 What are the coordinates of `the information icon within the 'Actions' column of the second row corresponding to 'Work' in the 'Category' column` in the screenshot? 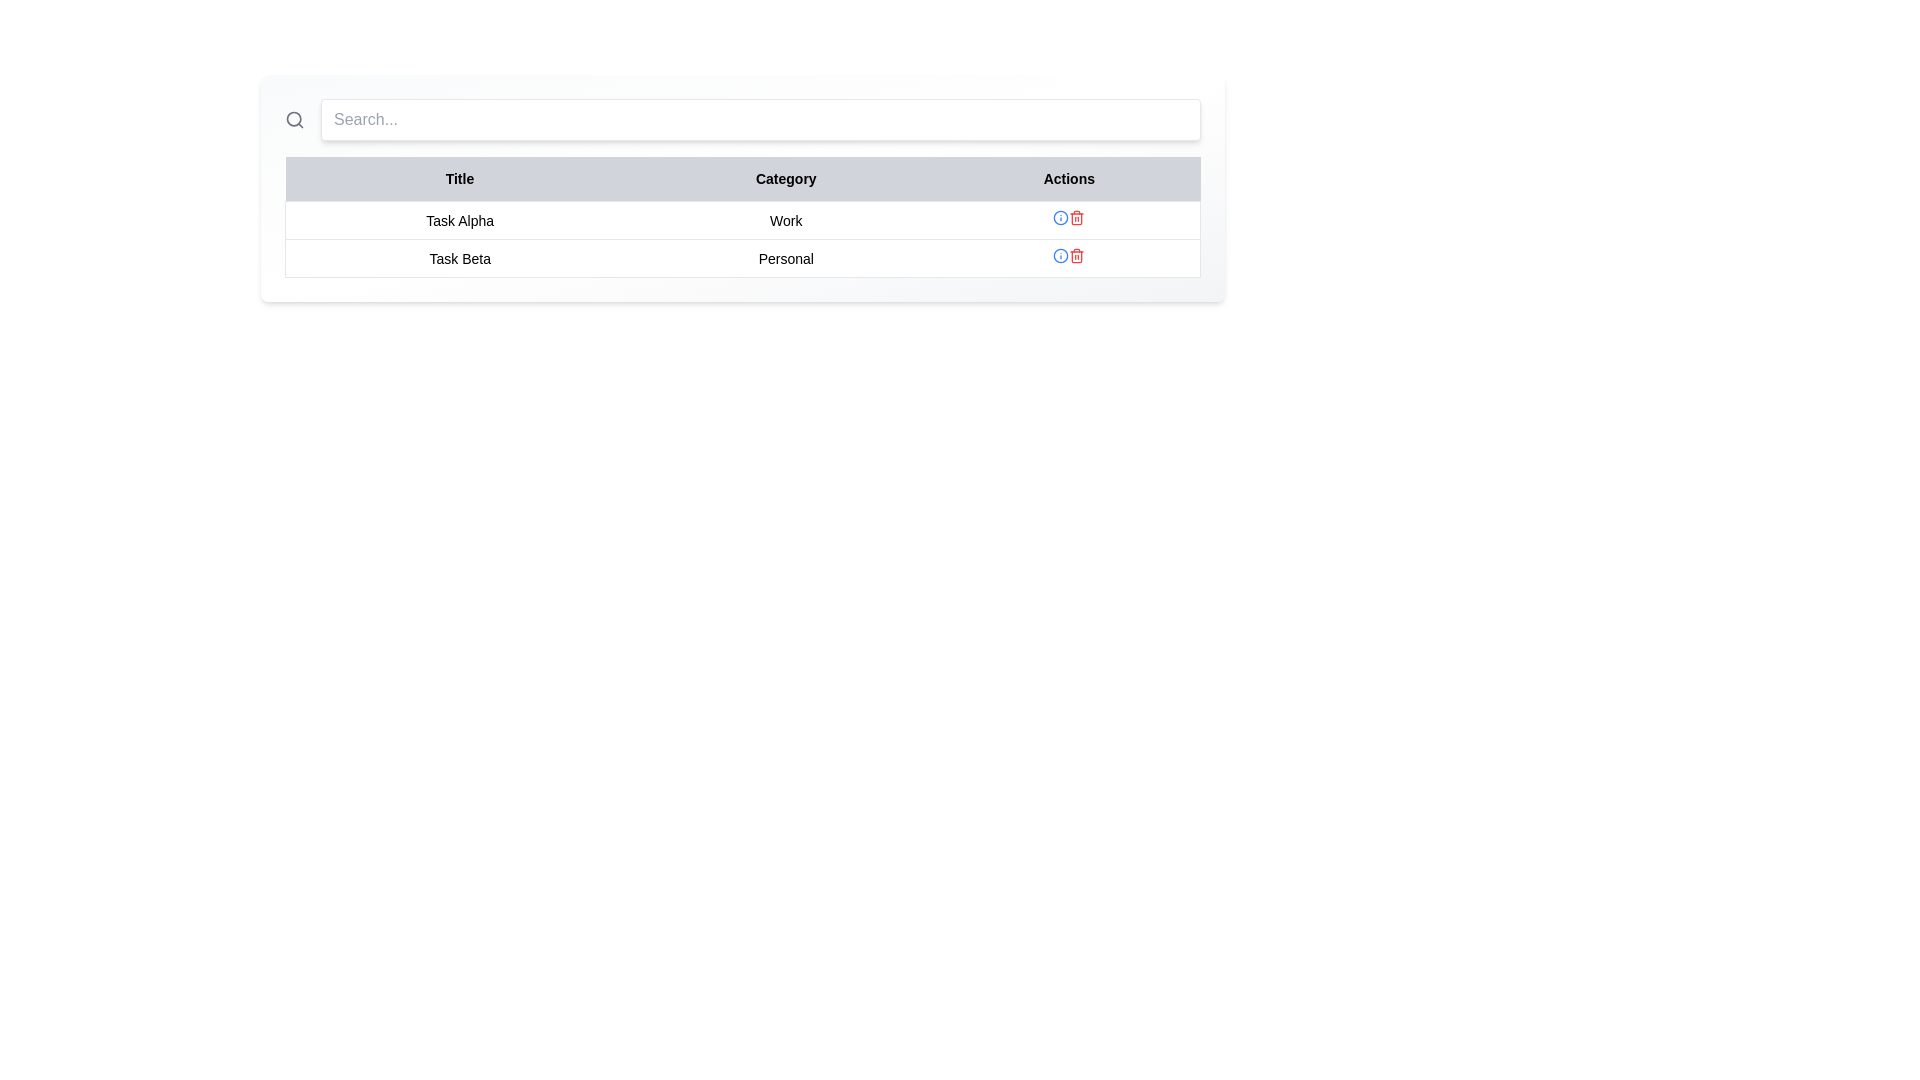 It's located at (1068, 220).